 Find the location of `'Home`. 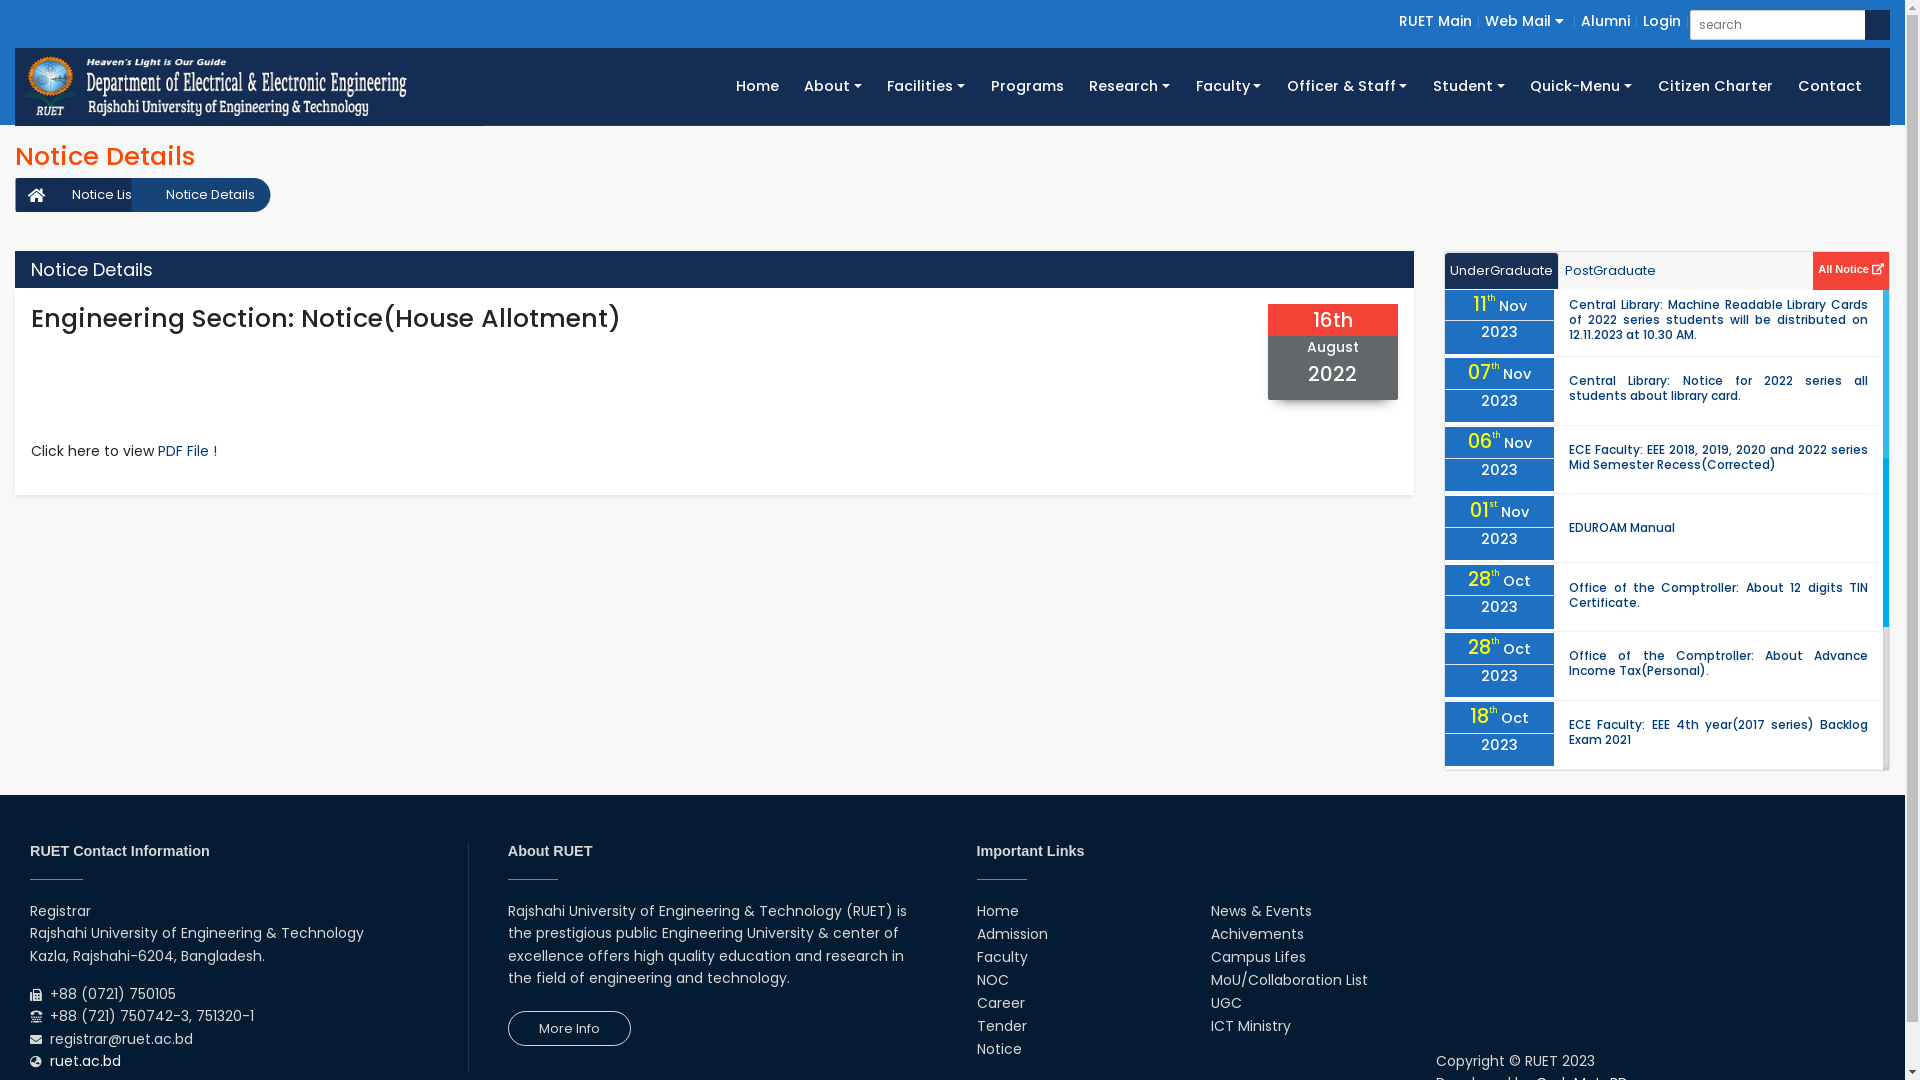

'Home is located at coordinates (722, 85).